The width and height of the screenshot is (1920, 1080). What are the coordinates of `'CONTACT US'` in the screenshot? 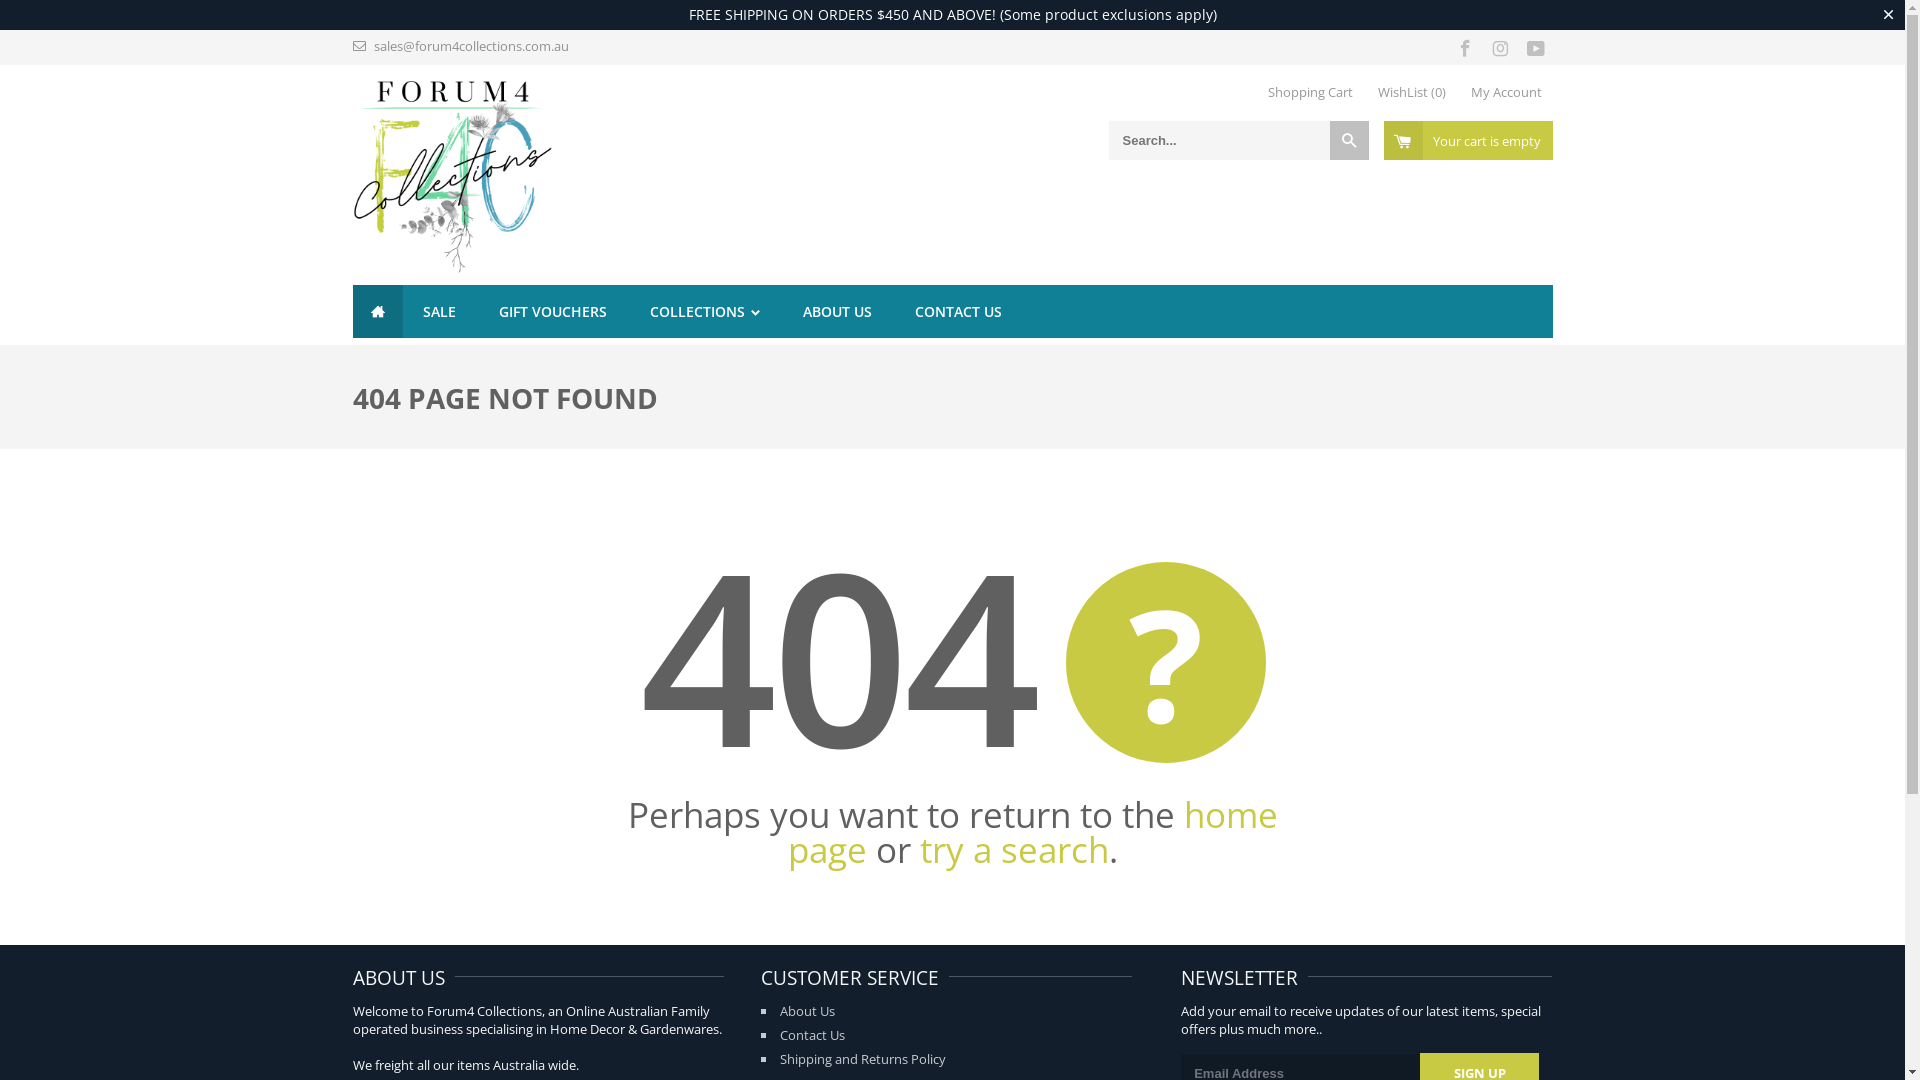 It's located at (893, 311).